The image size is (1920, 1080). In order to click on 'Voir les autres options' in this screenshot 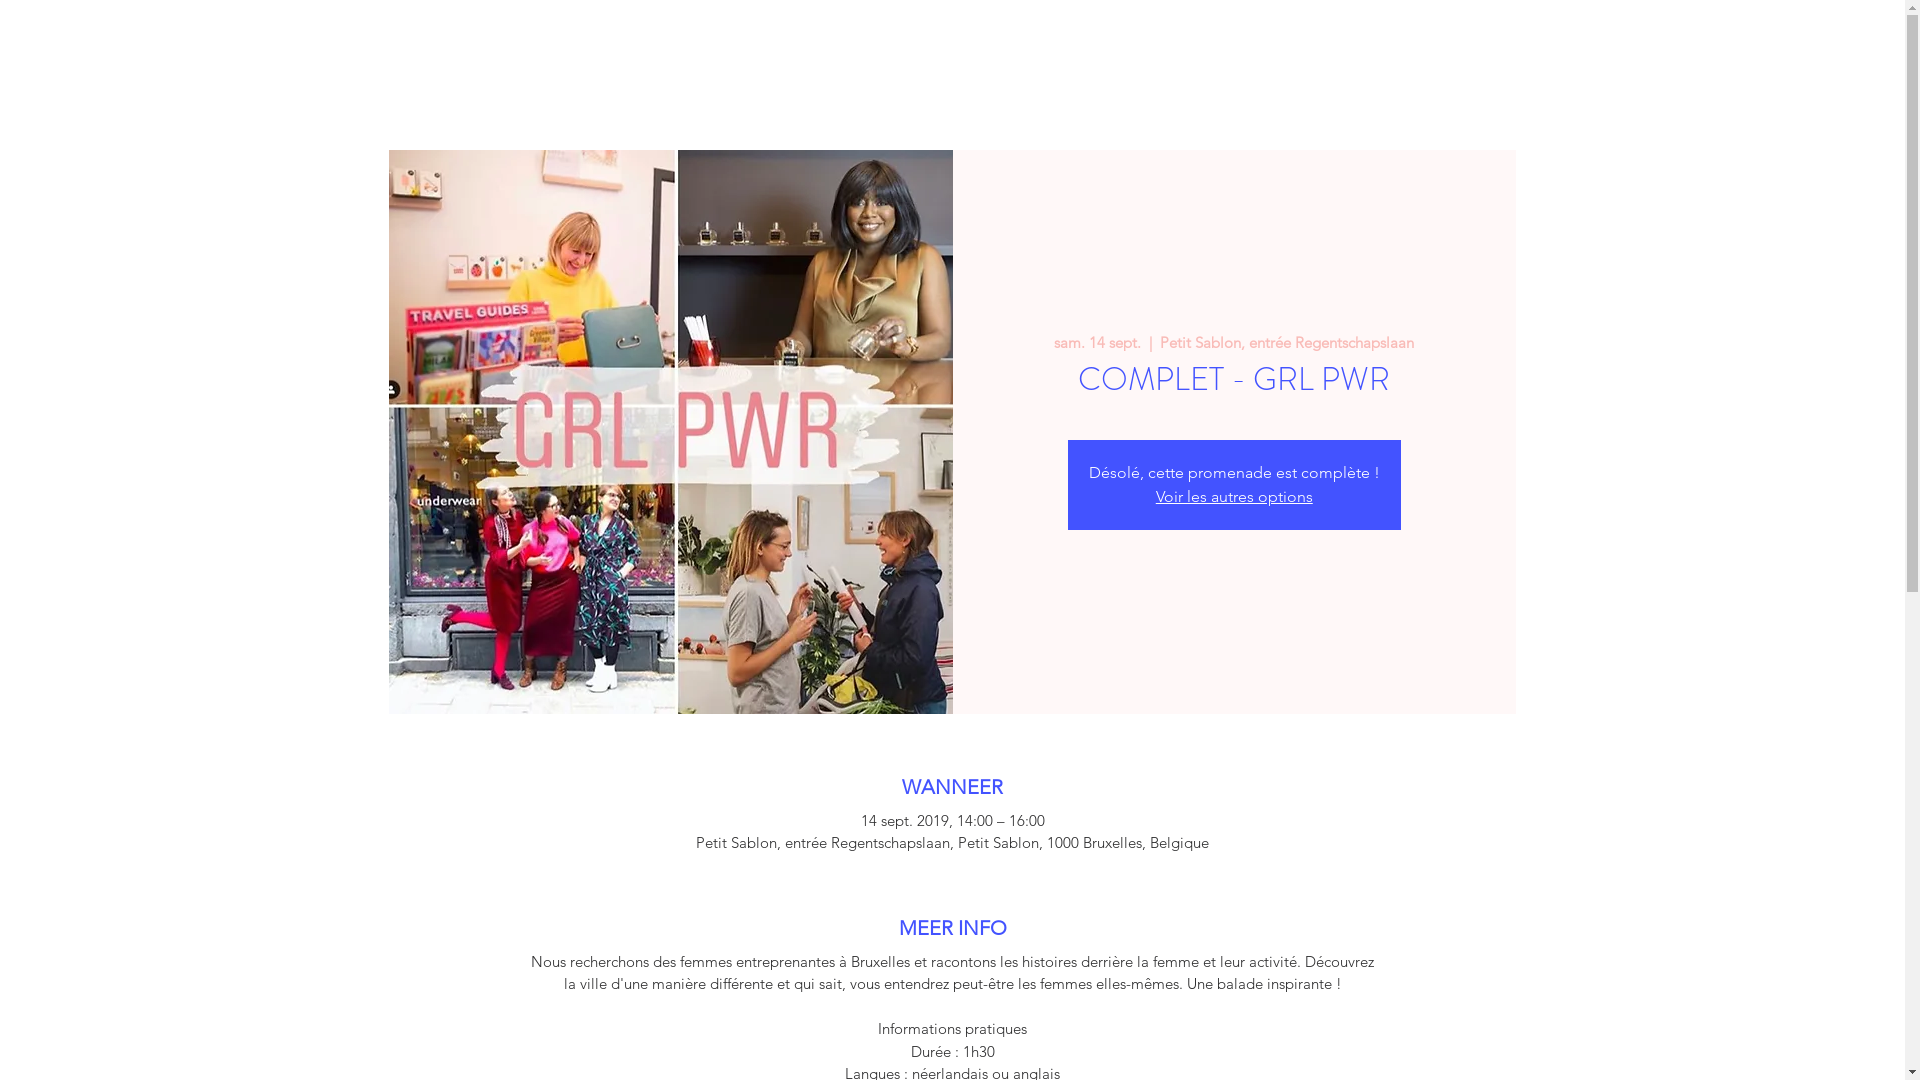, I will do `click(1156, 495)`.